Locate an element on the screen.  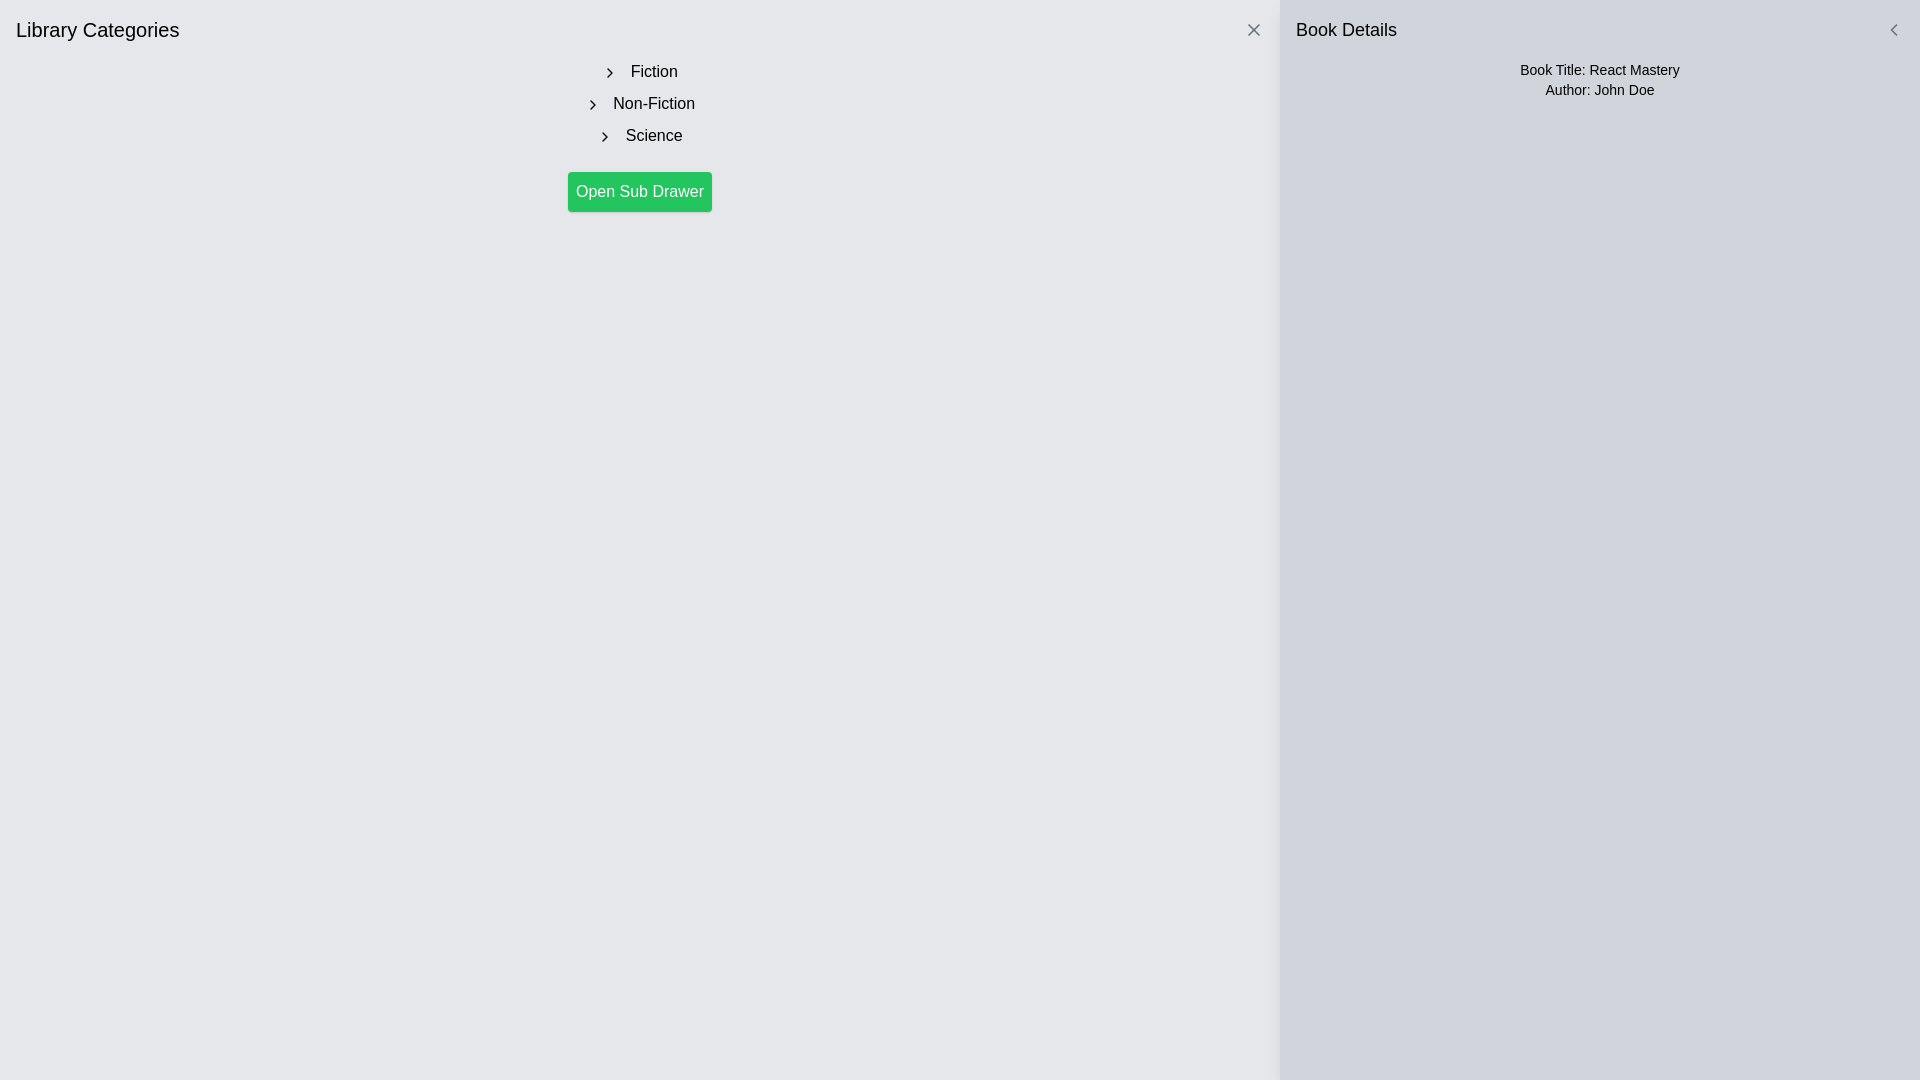
the expandable or collapsible icon for the 'Fiction' category, located to the left of its text label in the hierarchical menu structure is located at coordinates (609, 71).